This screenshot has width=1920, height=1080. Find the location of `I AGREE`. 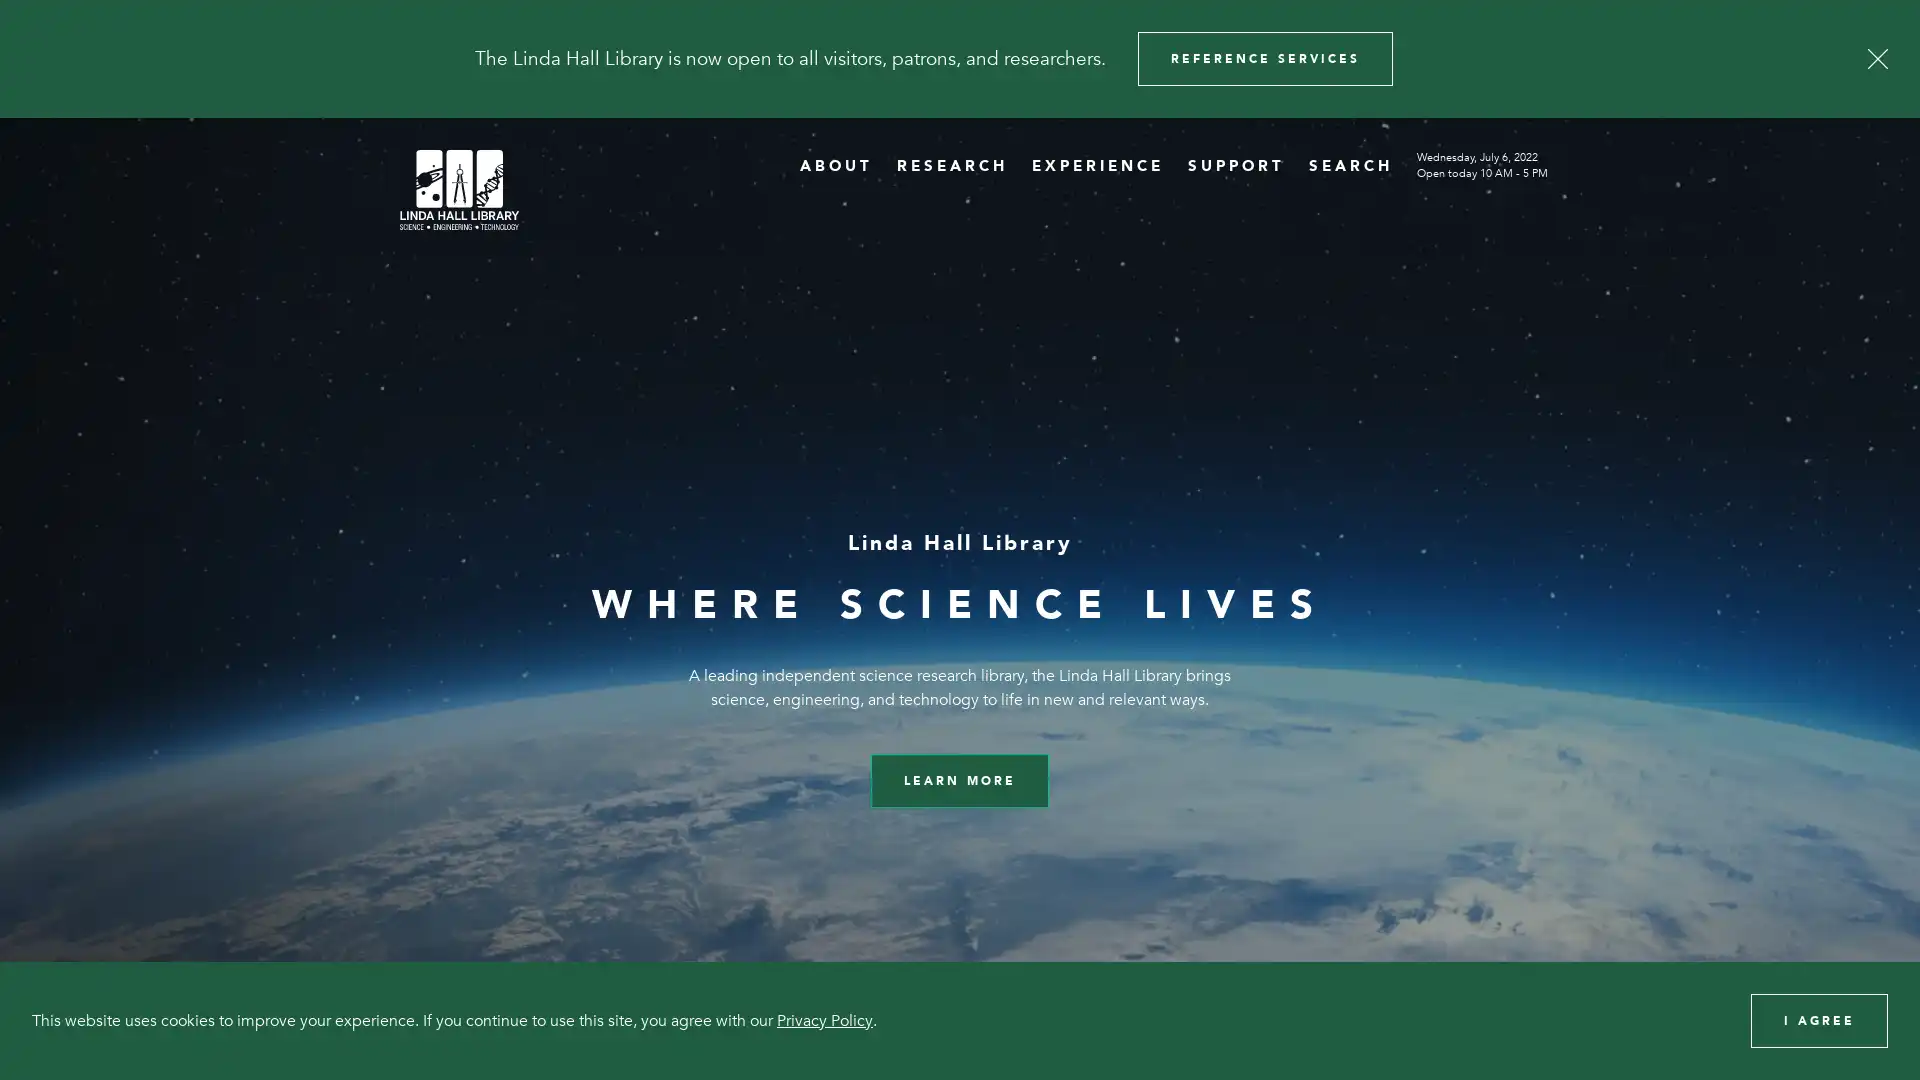

I AGREE is located at coordinates (1819, 1019).